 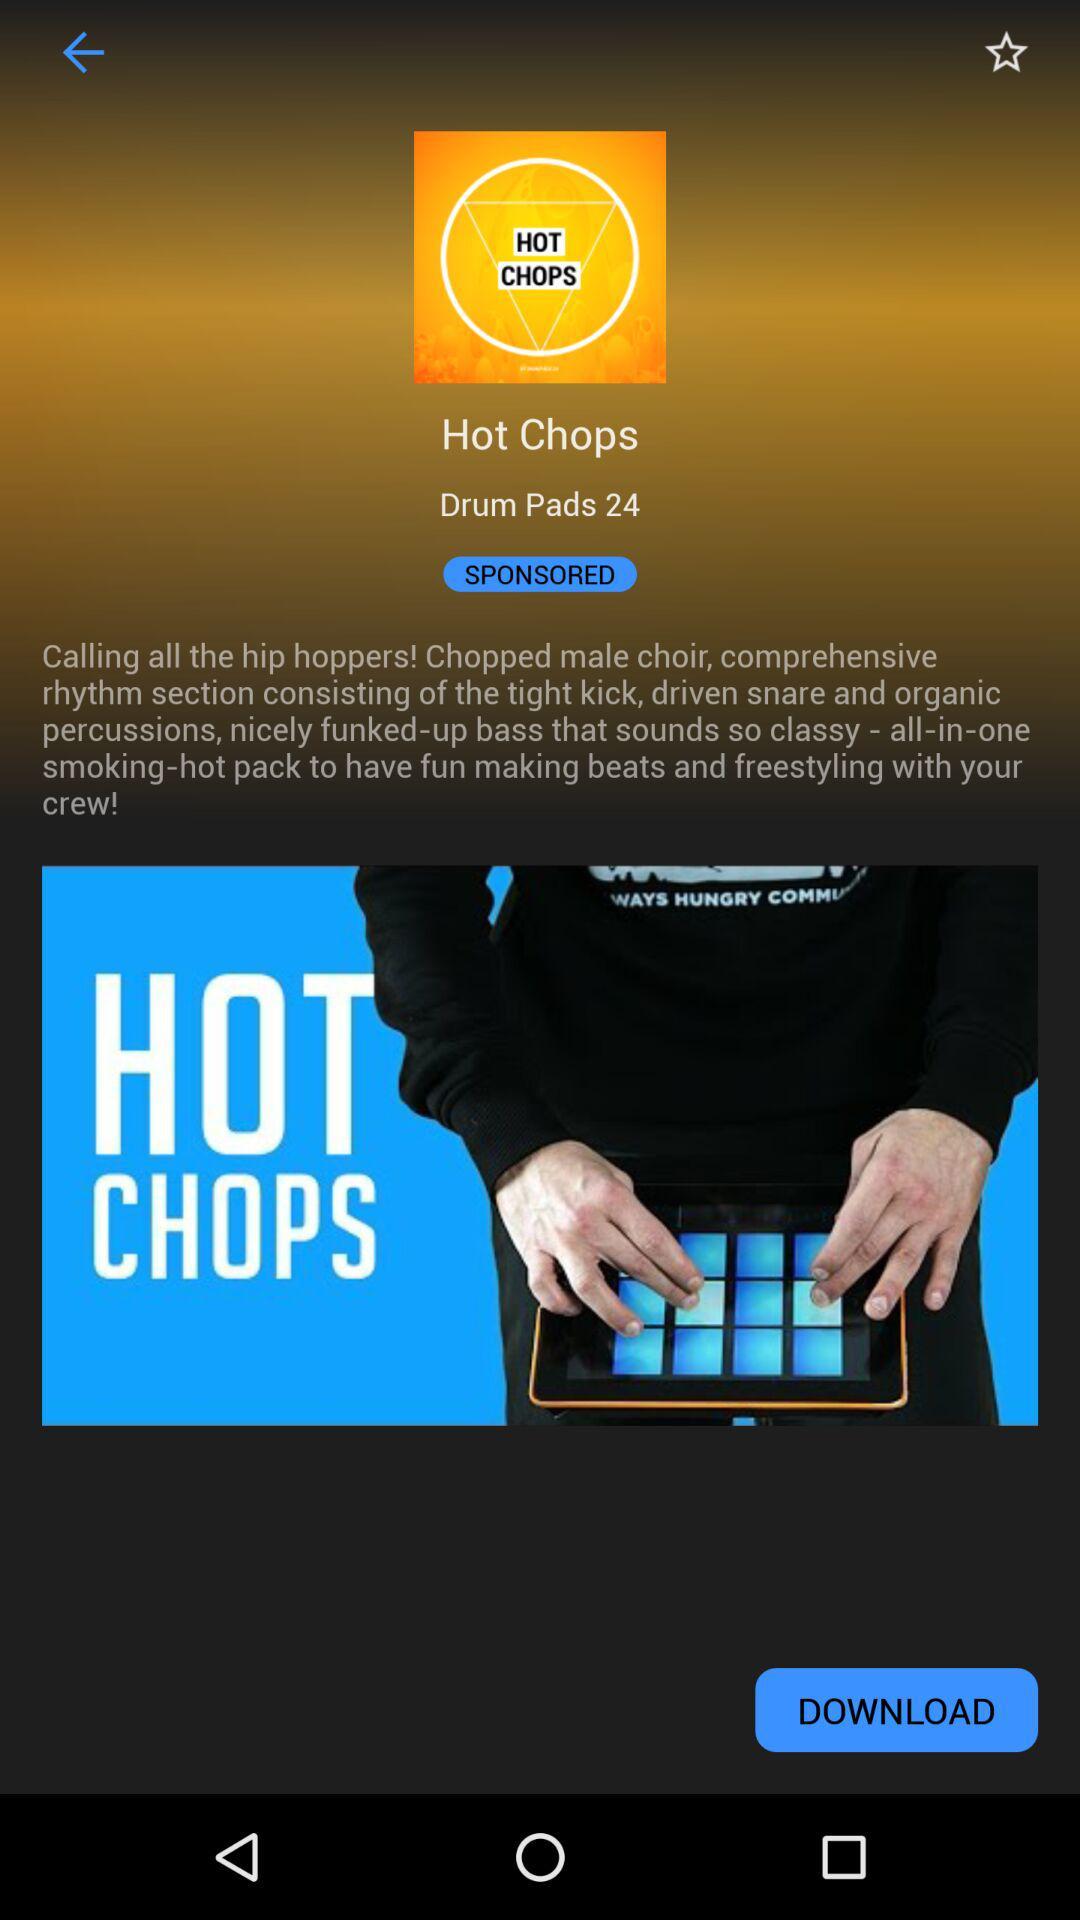 What do you see at coordinates (83, 56) in the screenshot?
I see `the arrow_backward icon` at bounding box center [83, 56].